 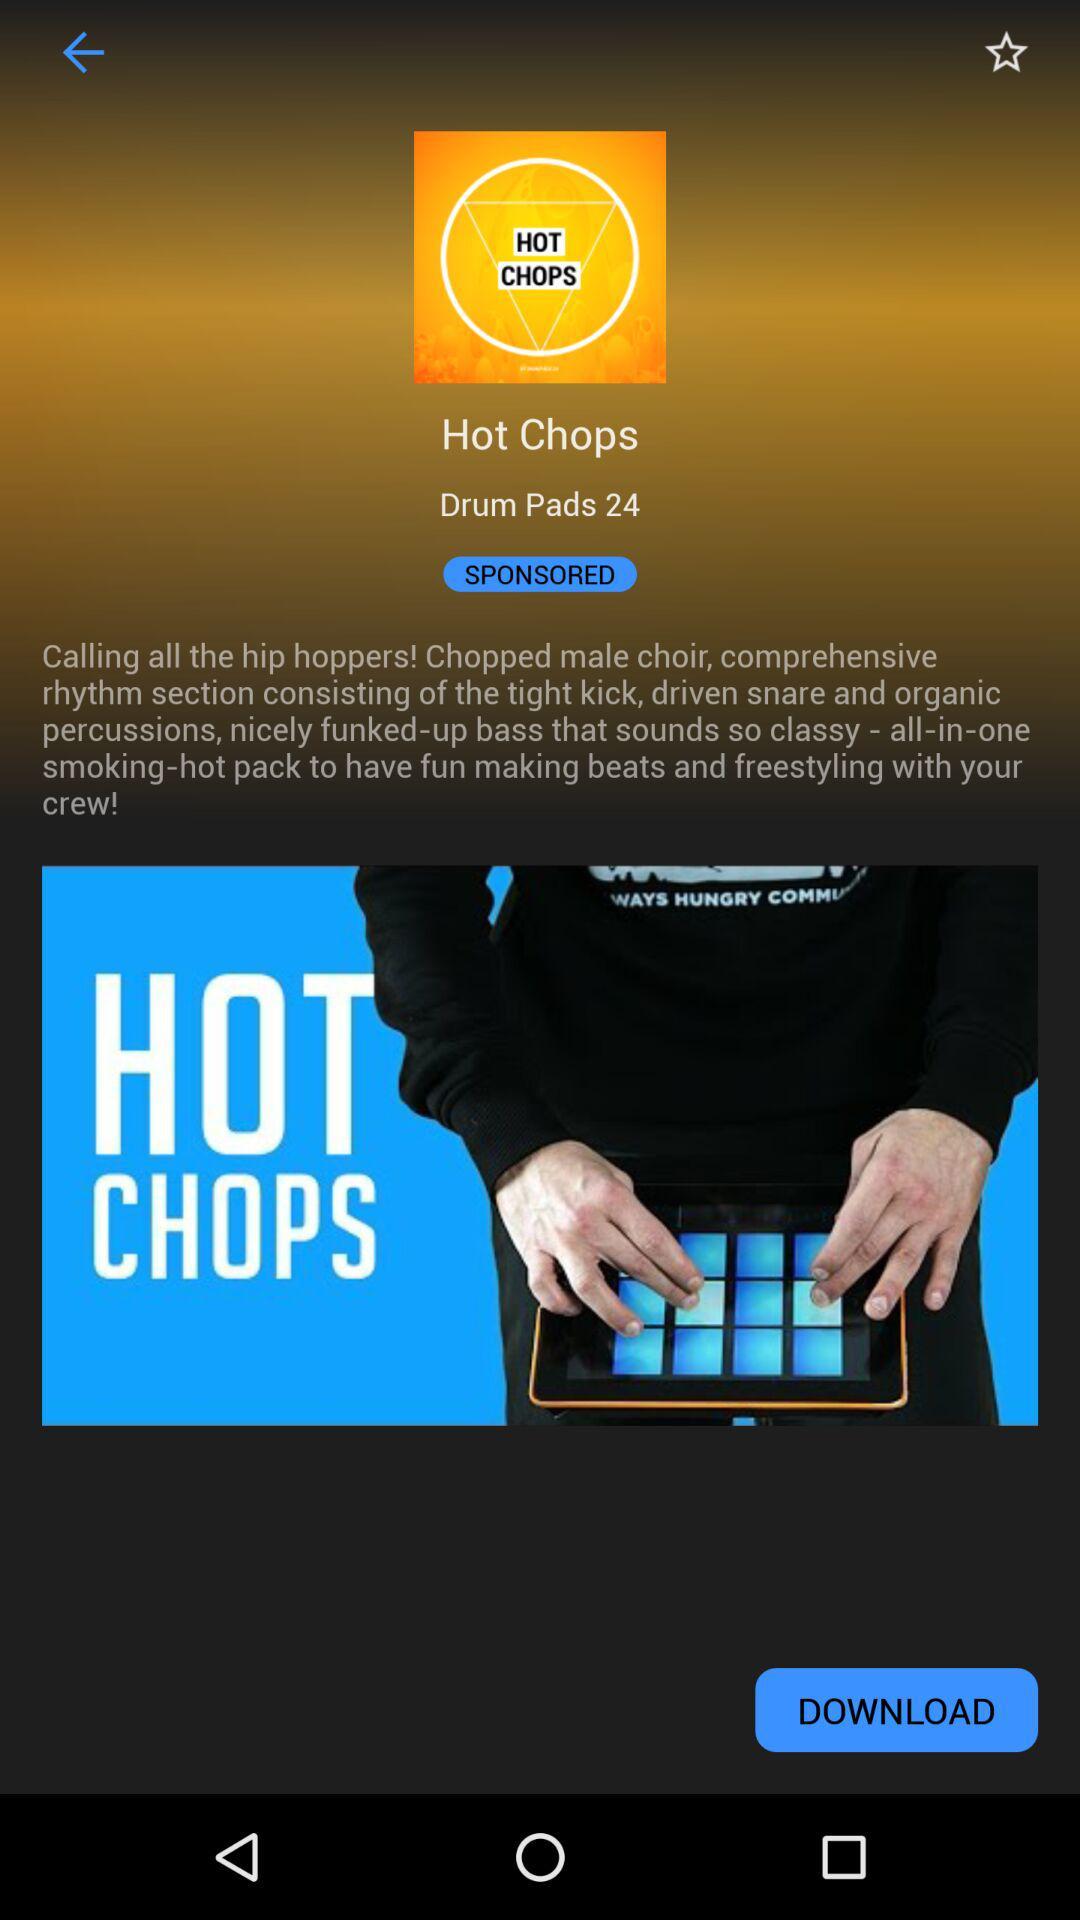 What do you see at coordinates (83, 56) in the screenshot?
I see `the arrow_backward icon` at bounding box center [83, 56].